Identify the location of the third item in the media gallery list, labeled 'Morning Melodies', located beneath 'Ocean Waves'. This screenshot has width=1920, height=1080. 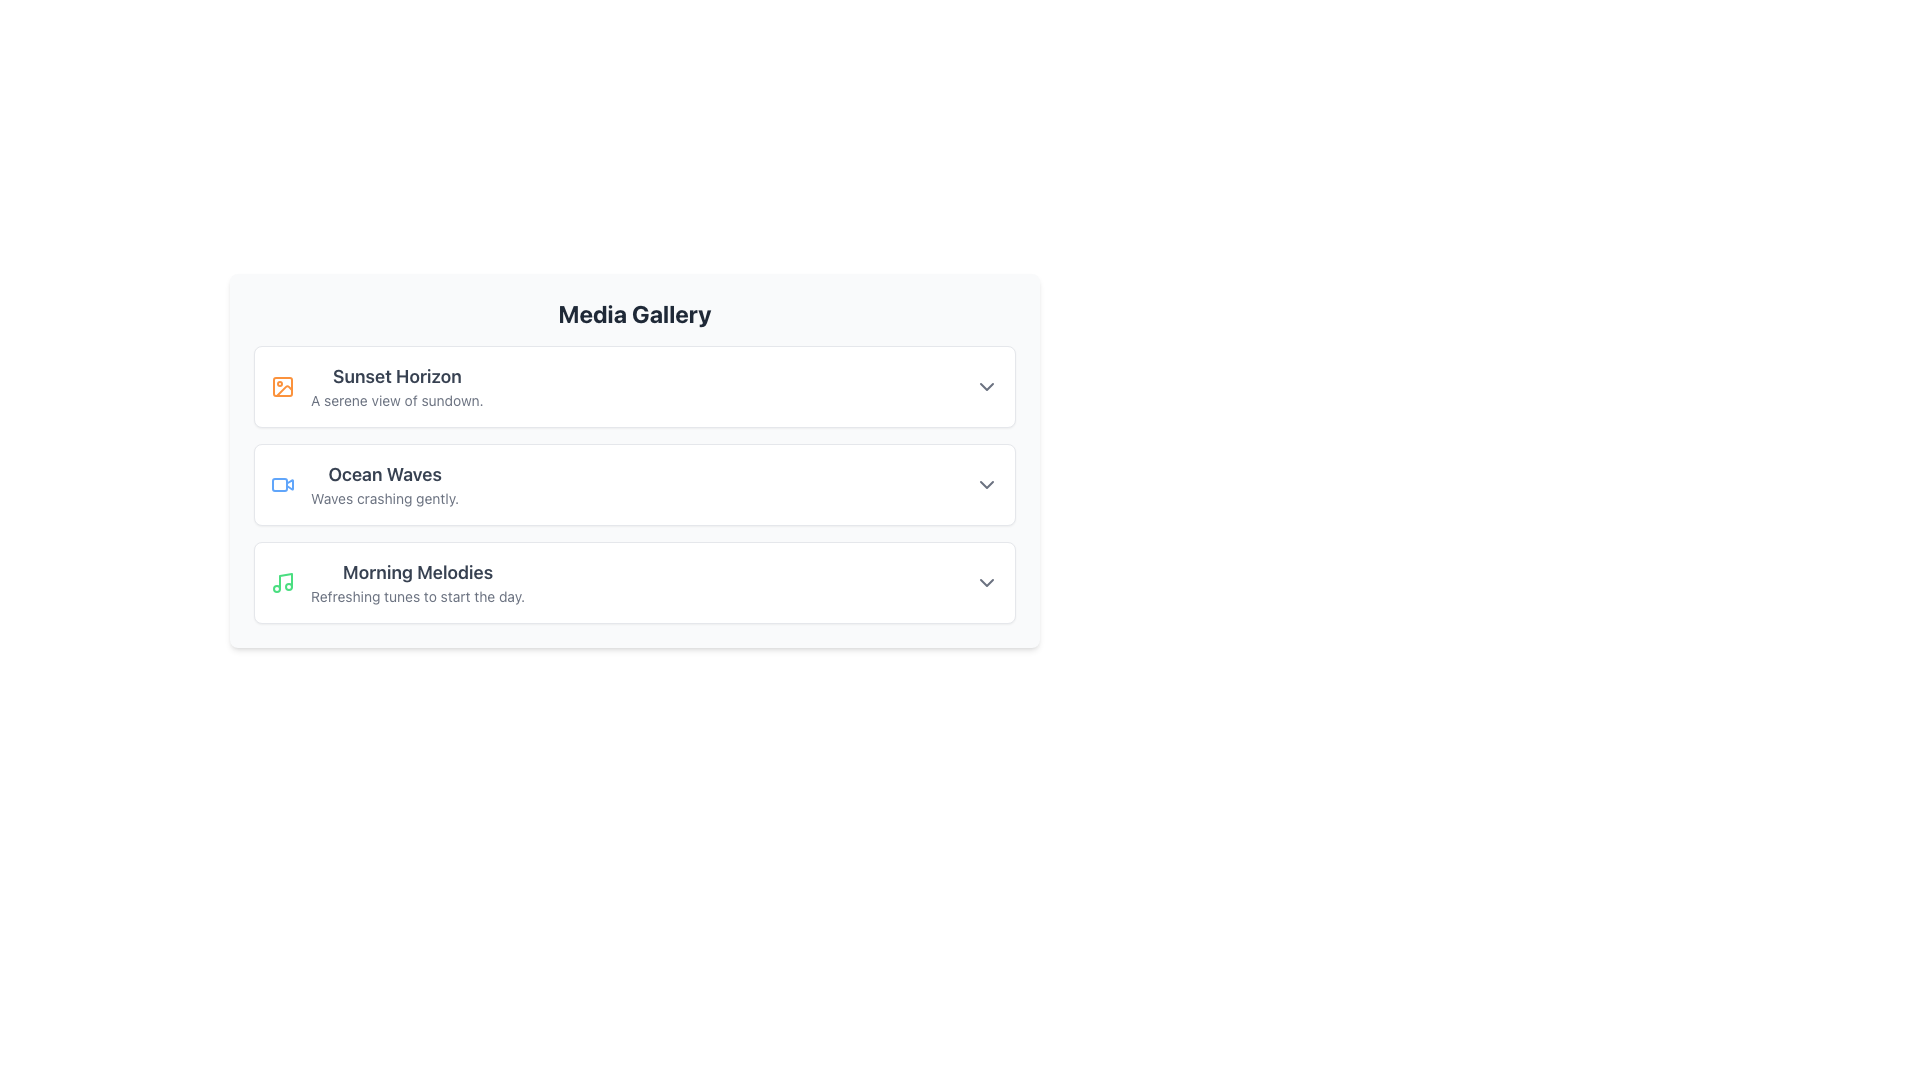
(398, 582).